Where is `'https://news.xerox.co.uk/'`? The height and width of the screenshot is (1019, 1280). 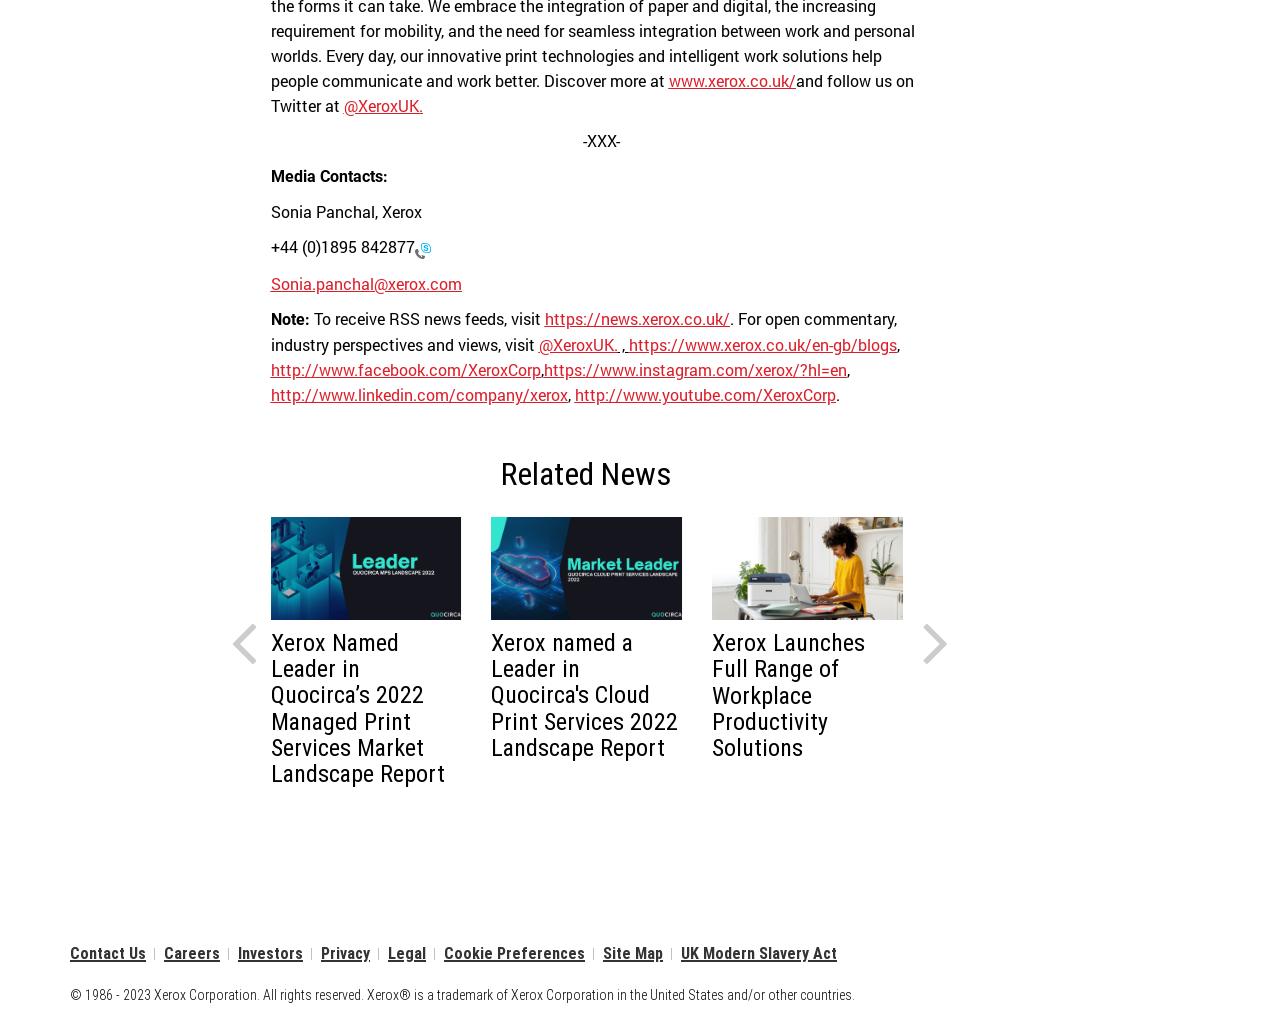
'https://news.xerox.co.uk/' is located at coordinates (635, 317).